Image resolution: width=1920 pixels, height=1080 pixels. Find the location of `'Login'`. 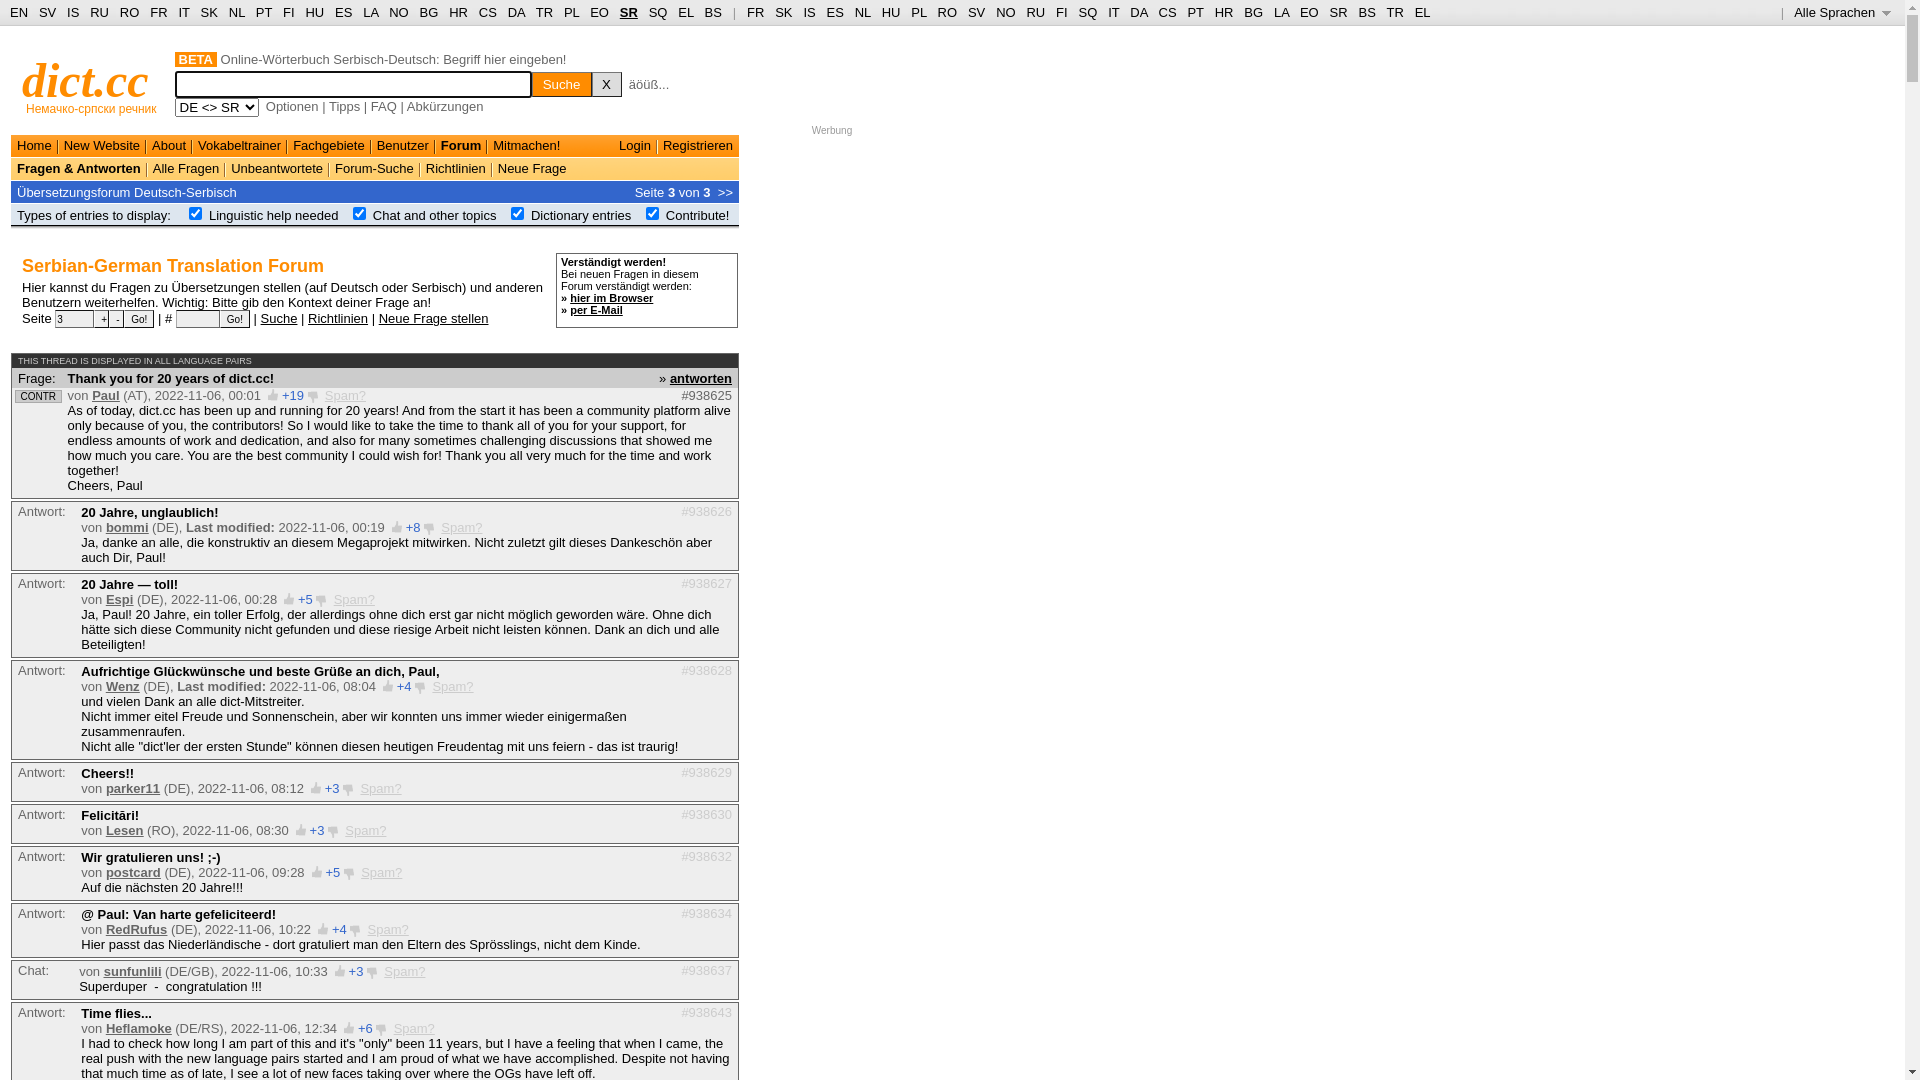

'Login' is located at coordinates (633, 144).